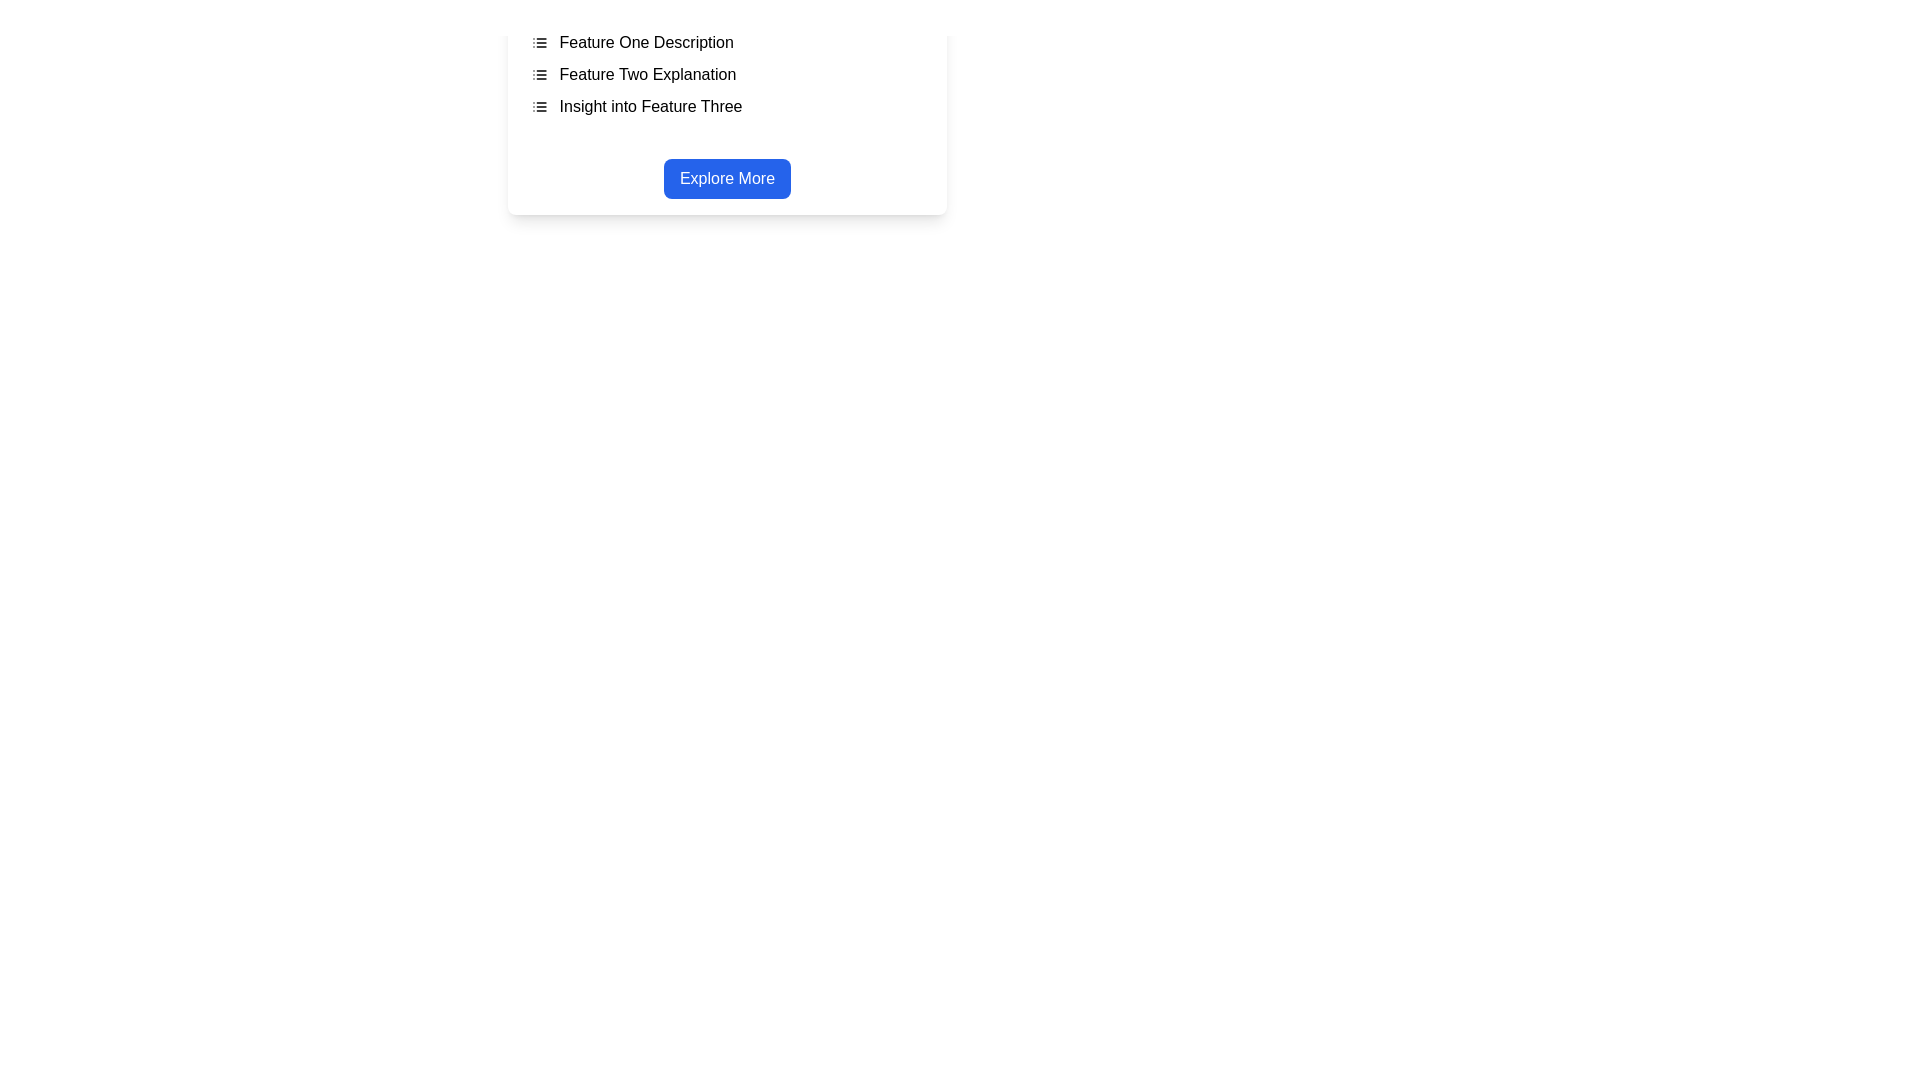  Describe the element at coordinates (539, 73) in the screenshot. I see `the SVG icon component representing a list, which is located in the middle of three similar icons associated with 'Feature Two Explanation.'` at that location.